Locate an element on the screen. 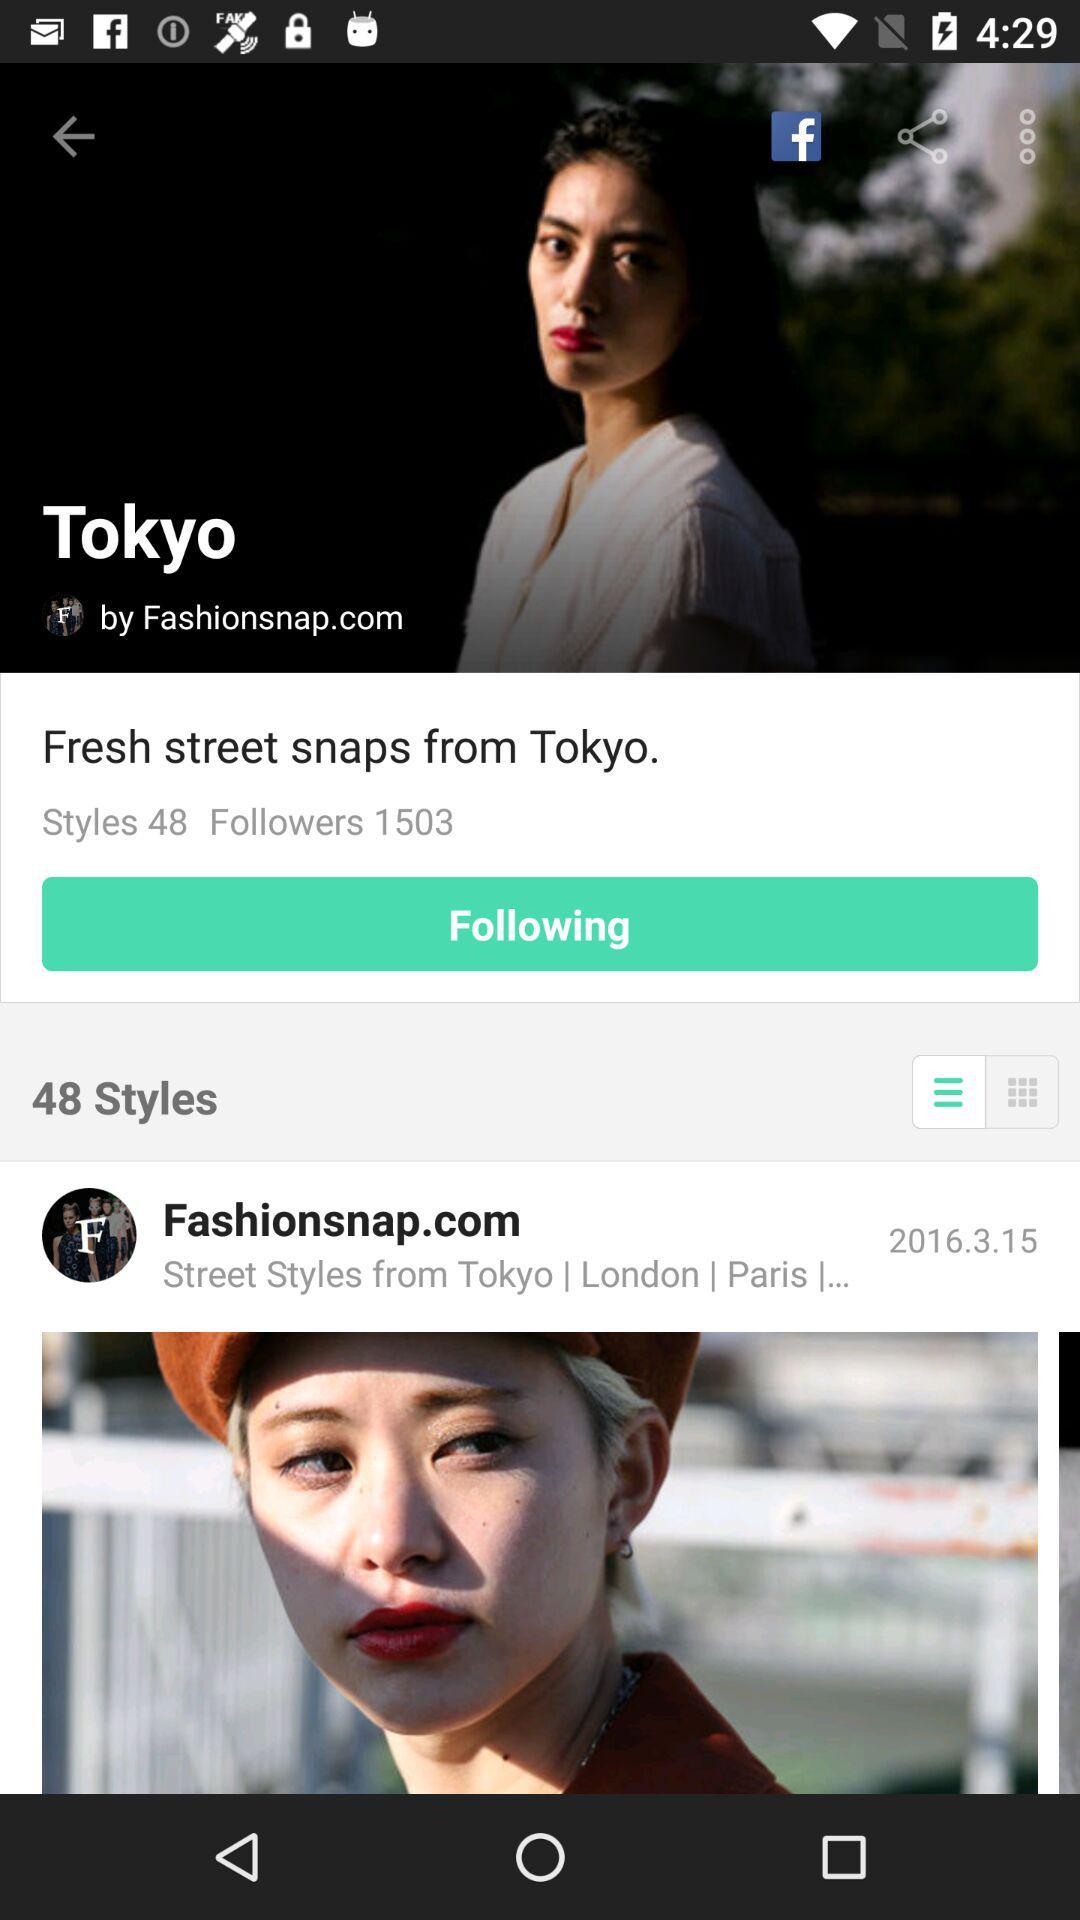  fashionsnap.com is located at coordinates (88, 1234).